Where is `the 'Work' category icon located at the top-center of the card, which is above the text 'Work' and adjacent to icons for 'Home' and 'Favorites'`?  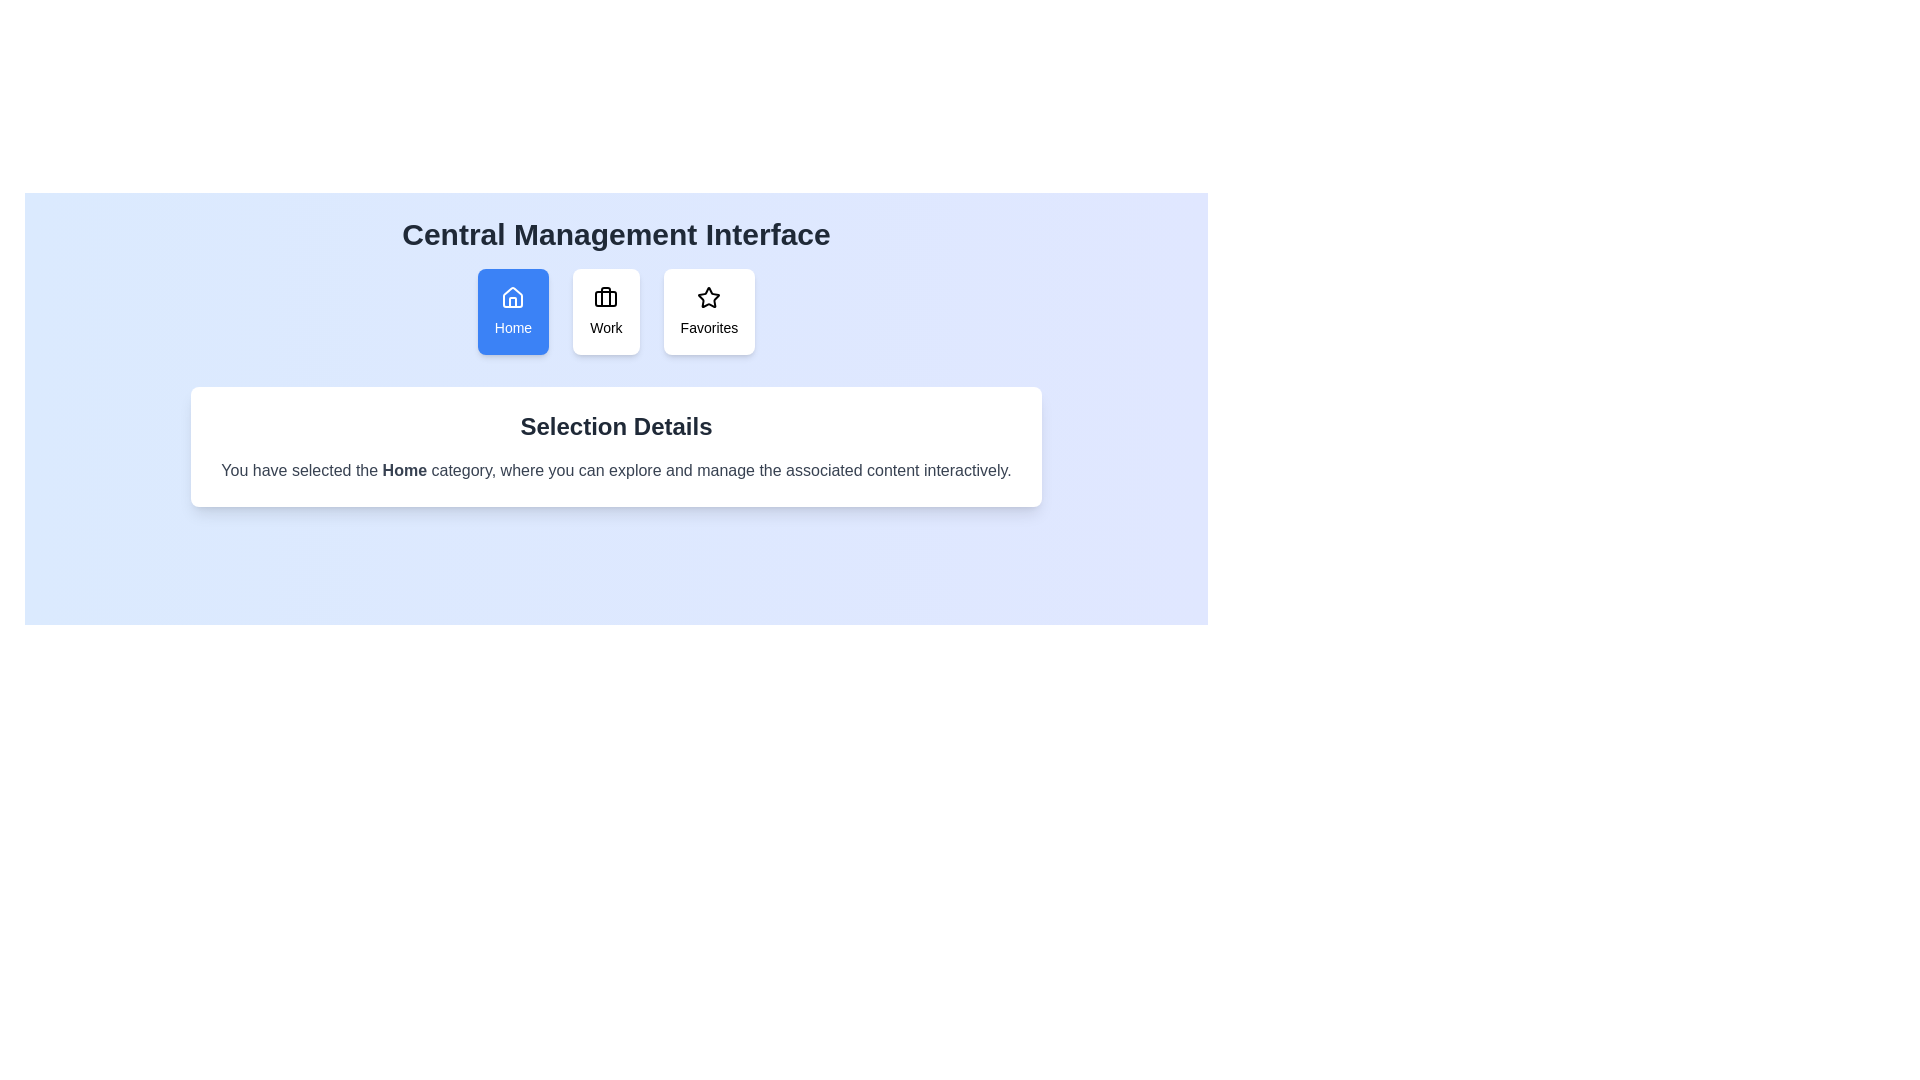
the 'Work' category icon located at the top-center of the card, which is above the text 'Work' and adjacent to icons for 'Home' and 'Favorites' is located at coordinates (605, 297).